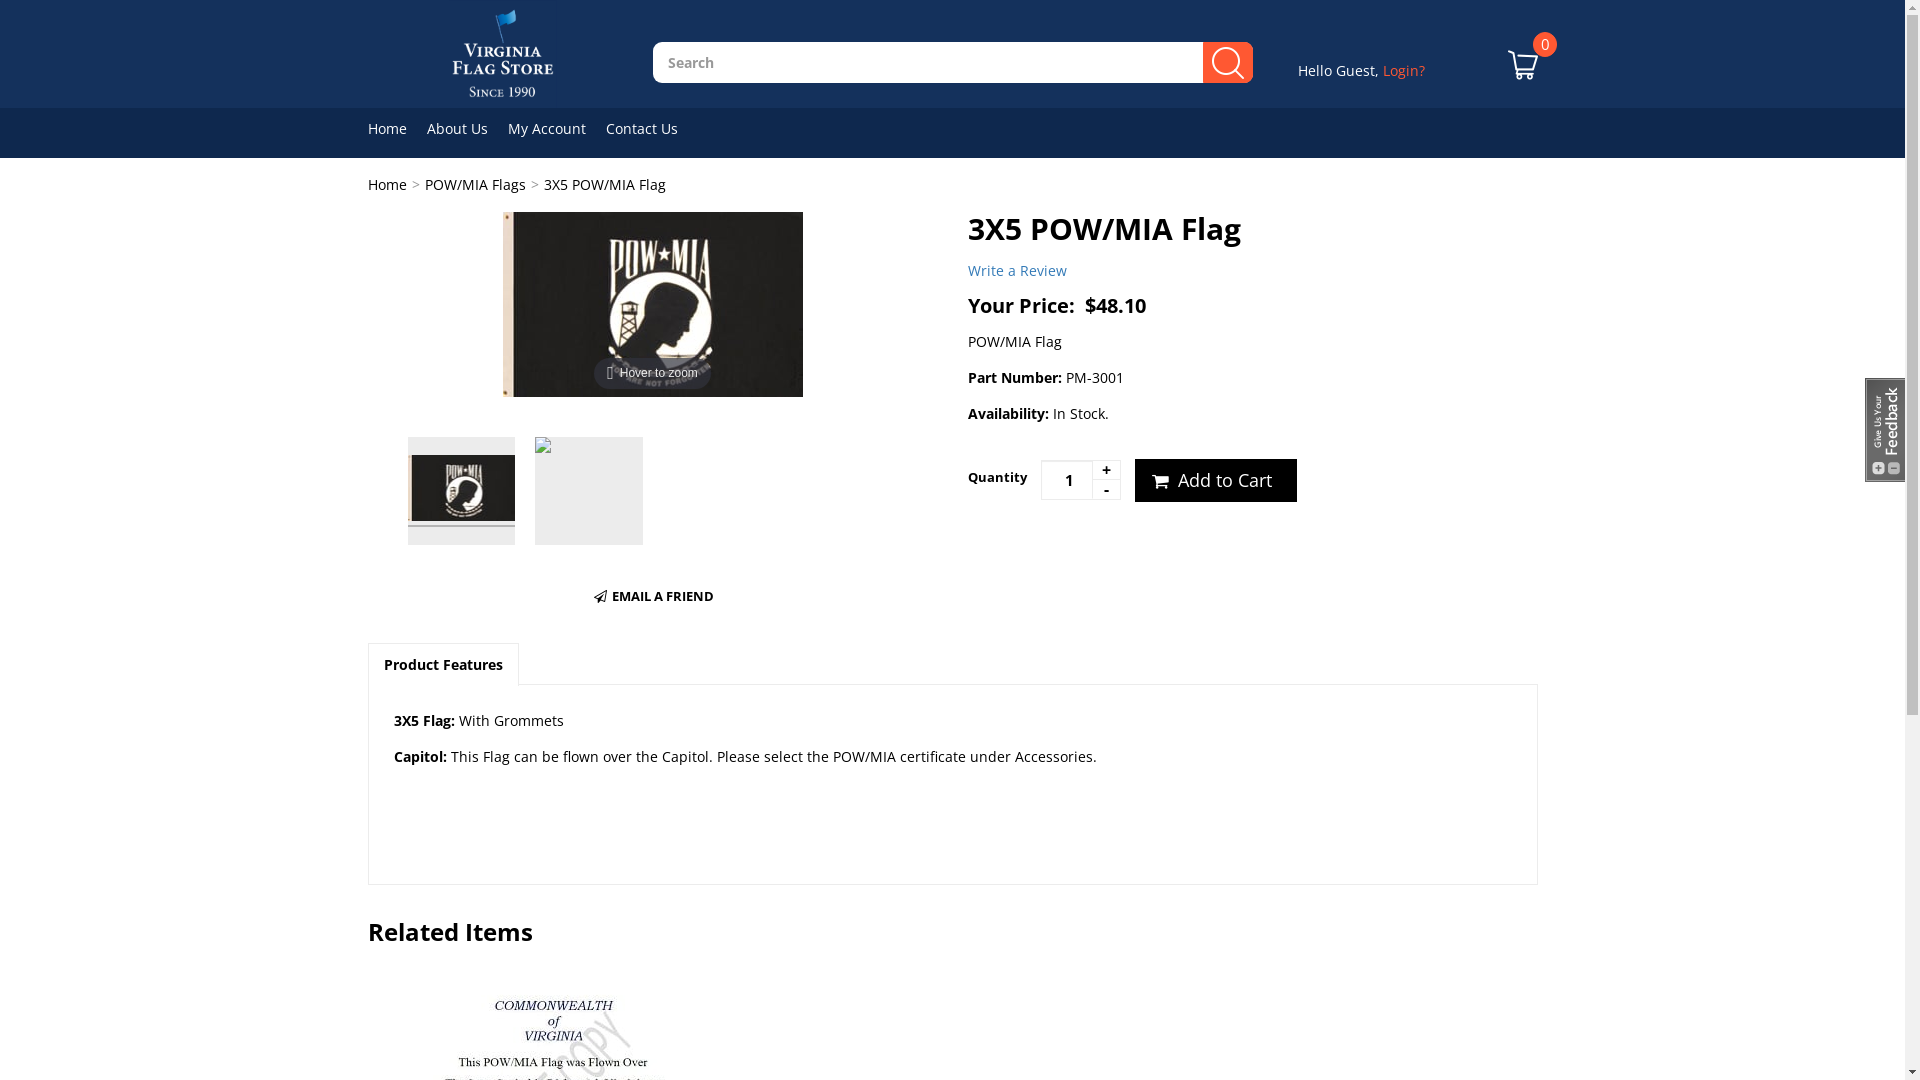 This screenshot has width=1920, height=1080. What do you see at coordinates (1213, 481) in the screenshot?
I see `'Add to Cart'` at bounding box center [1213, 481].